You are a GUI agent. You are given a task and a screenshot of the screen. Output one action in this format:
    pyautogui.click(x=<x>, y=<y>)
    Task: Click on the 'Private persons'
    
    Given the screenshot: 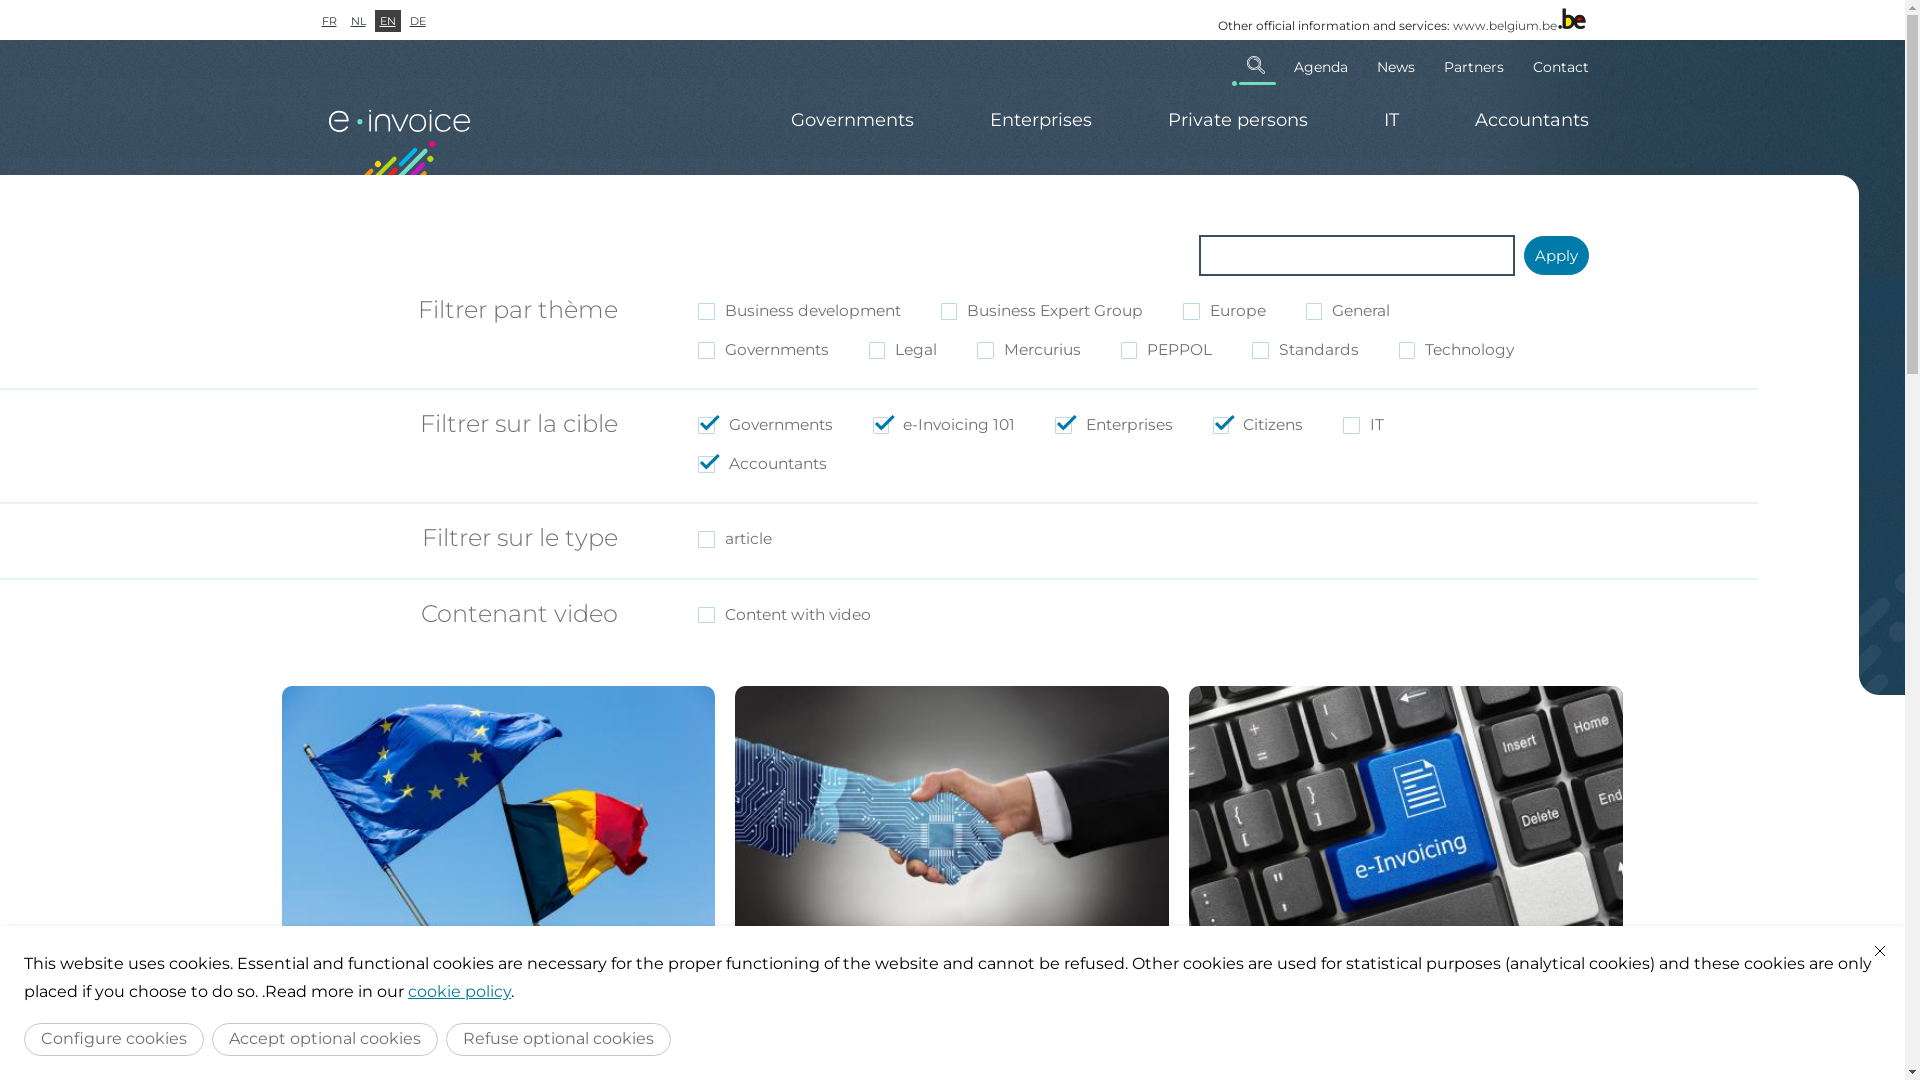 What is the action you would take?
    pyautogui.click(x=1237, y=120)
    